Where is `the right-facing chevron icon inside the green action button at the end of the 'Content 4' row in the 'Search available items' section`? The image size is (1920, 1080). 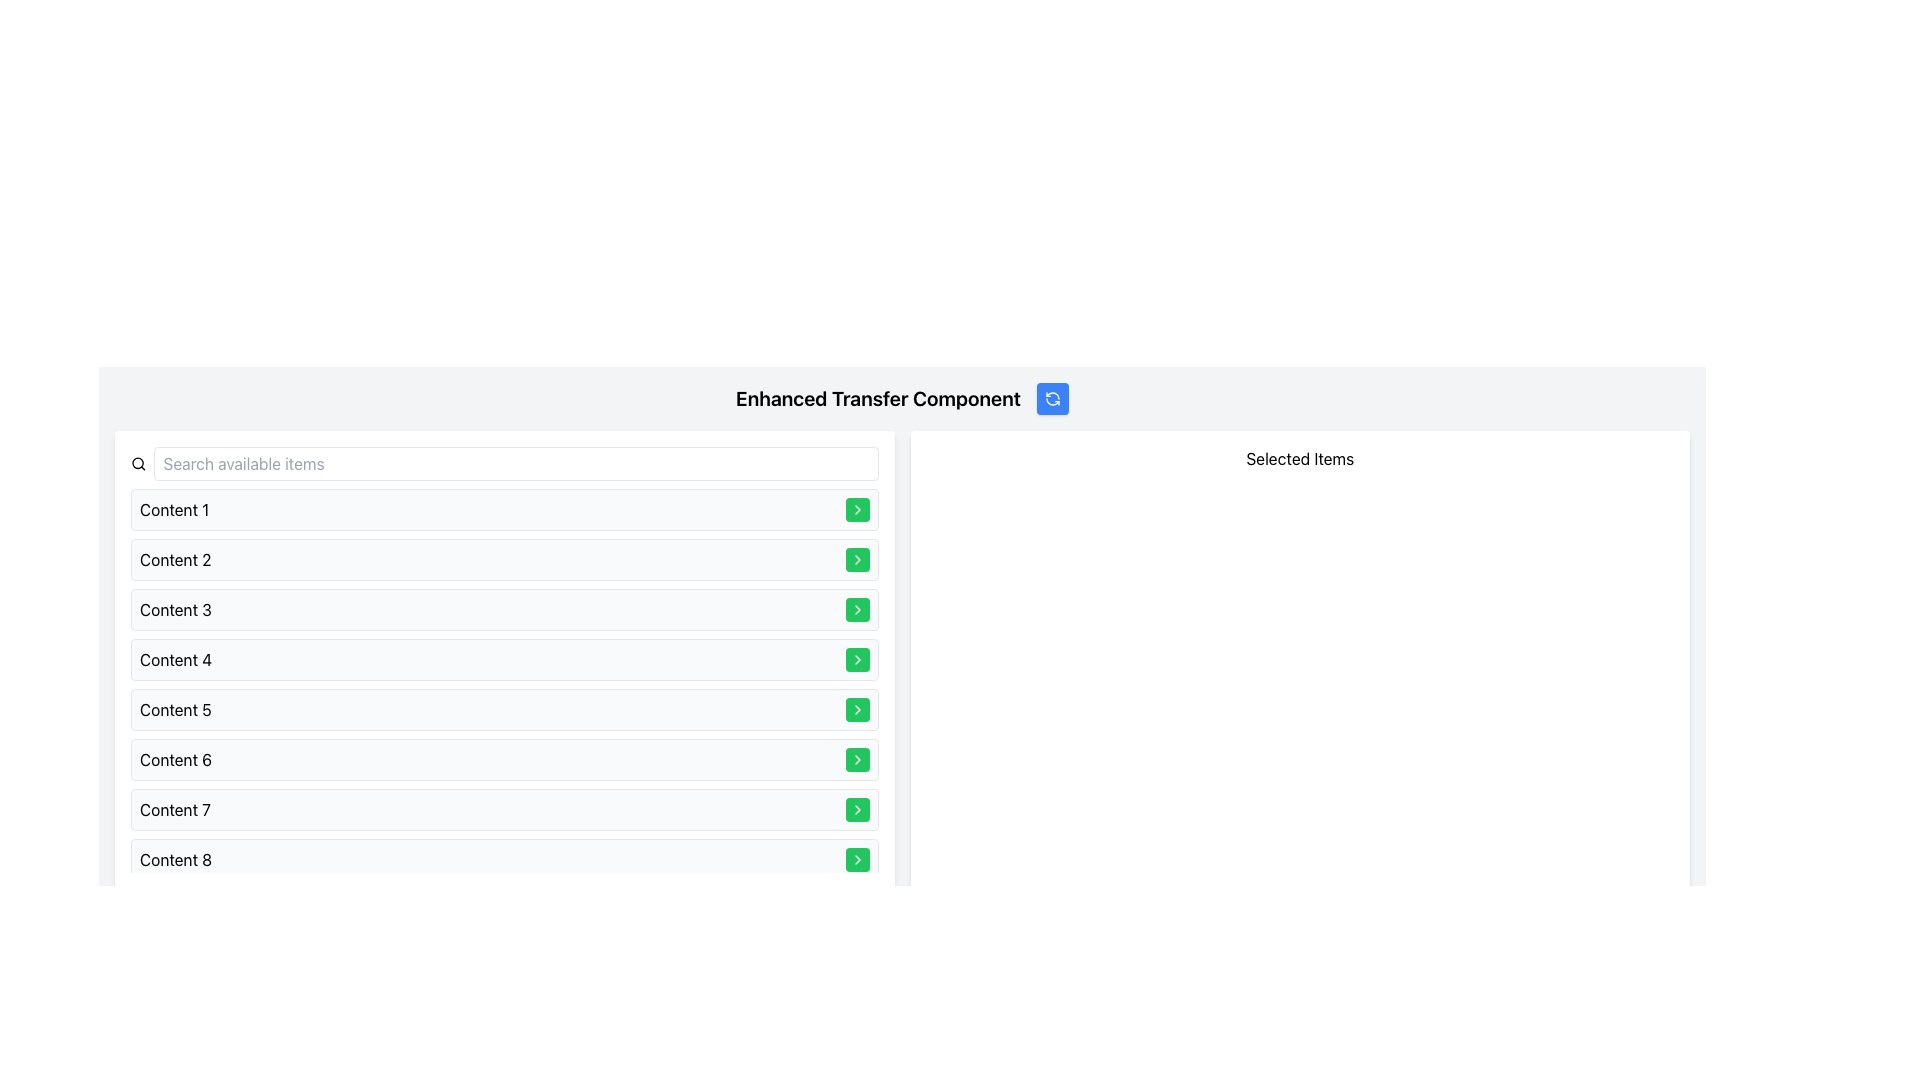
the right-facing chevron icon inside the green action button at the end of the 'Content 4' row in the 'Search available items' section is located at coordinates (857, 608).